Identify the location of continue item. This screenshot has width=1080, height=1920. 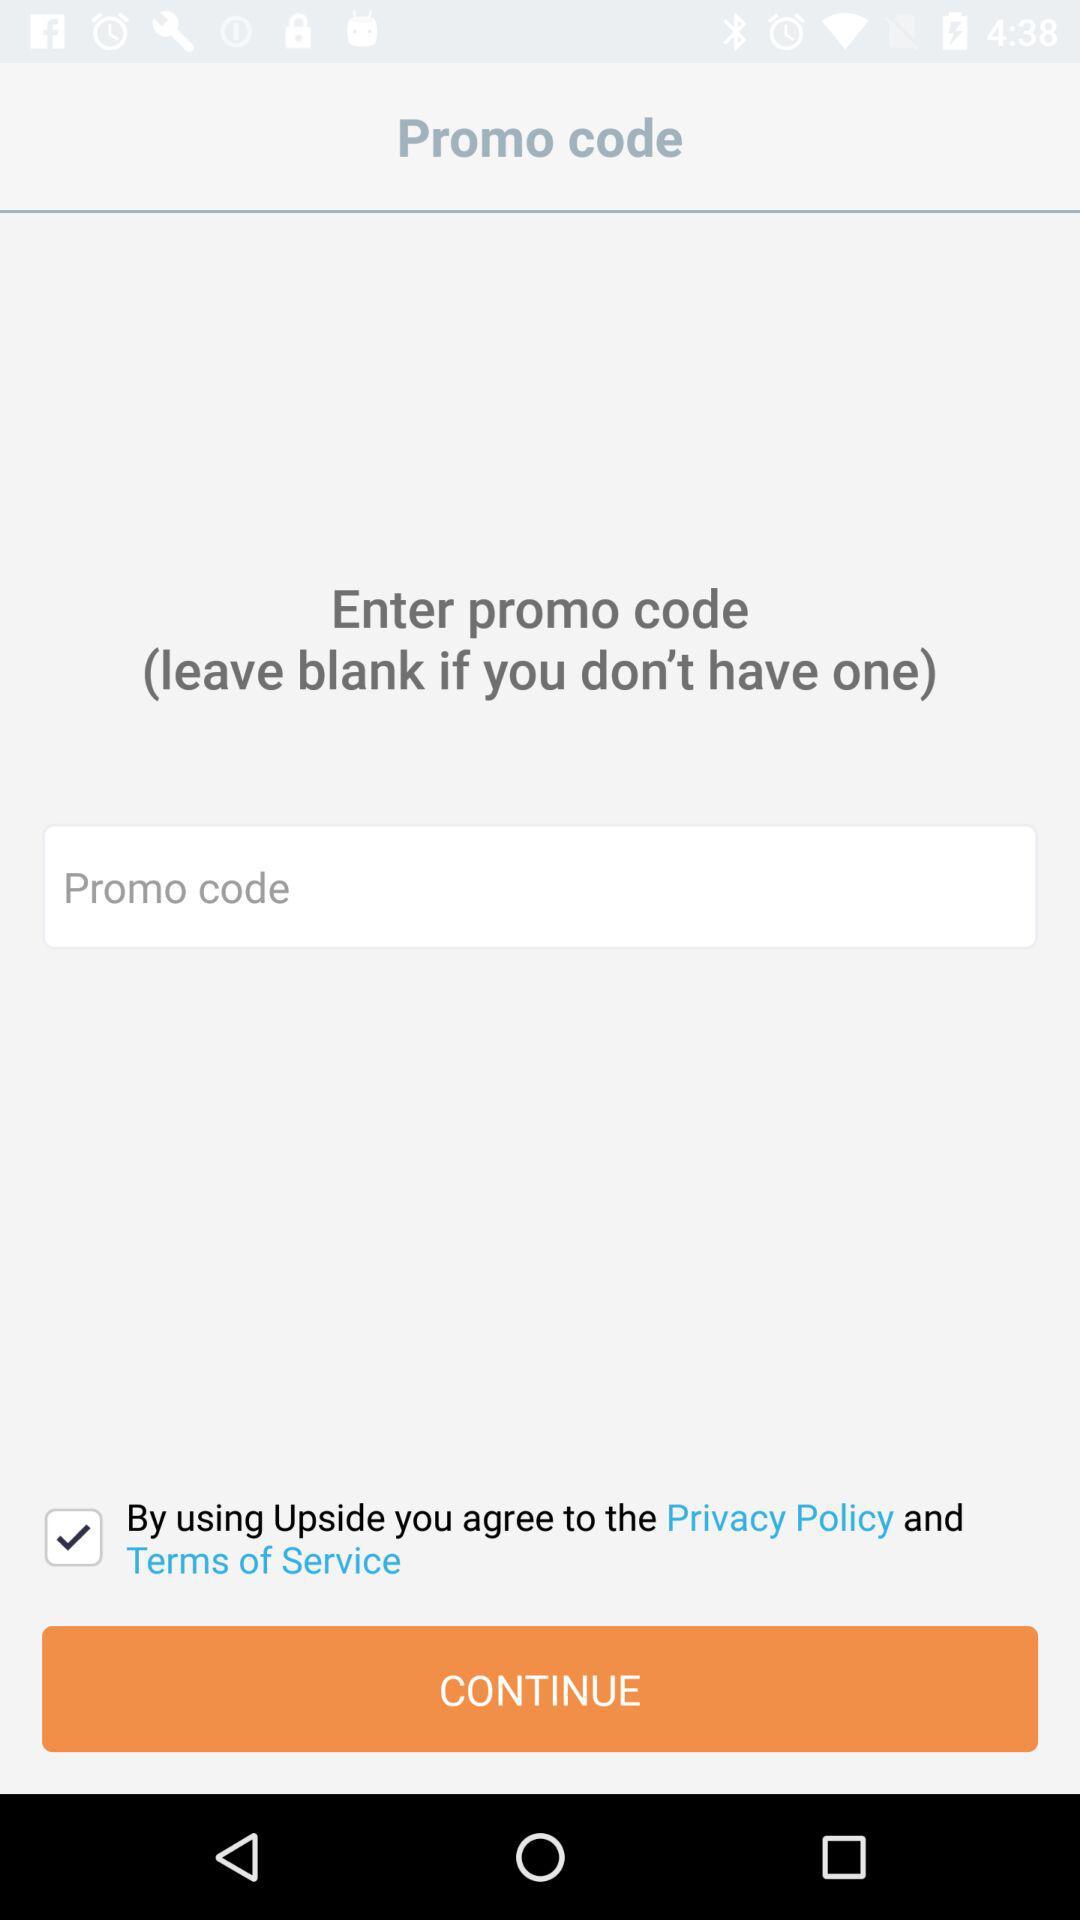
(540, 1688).